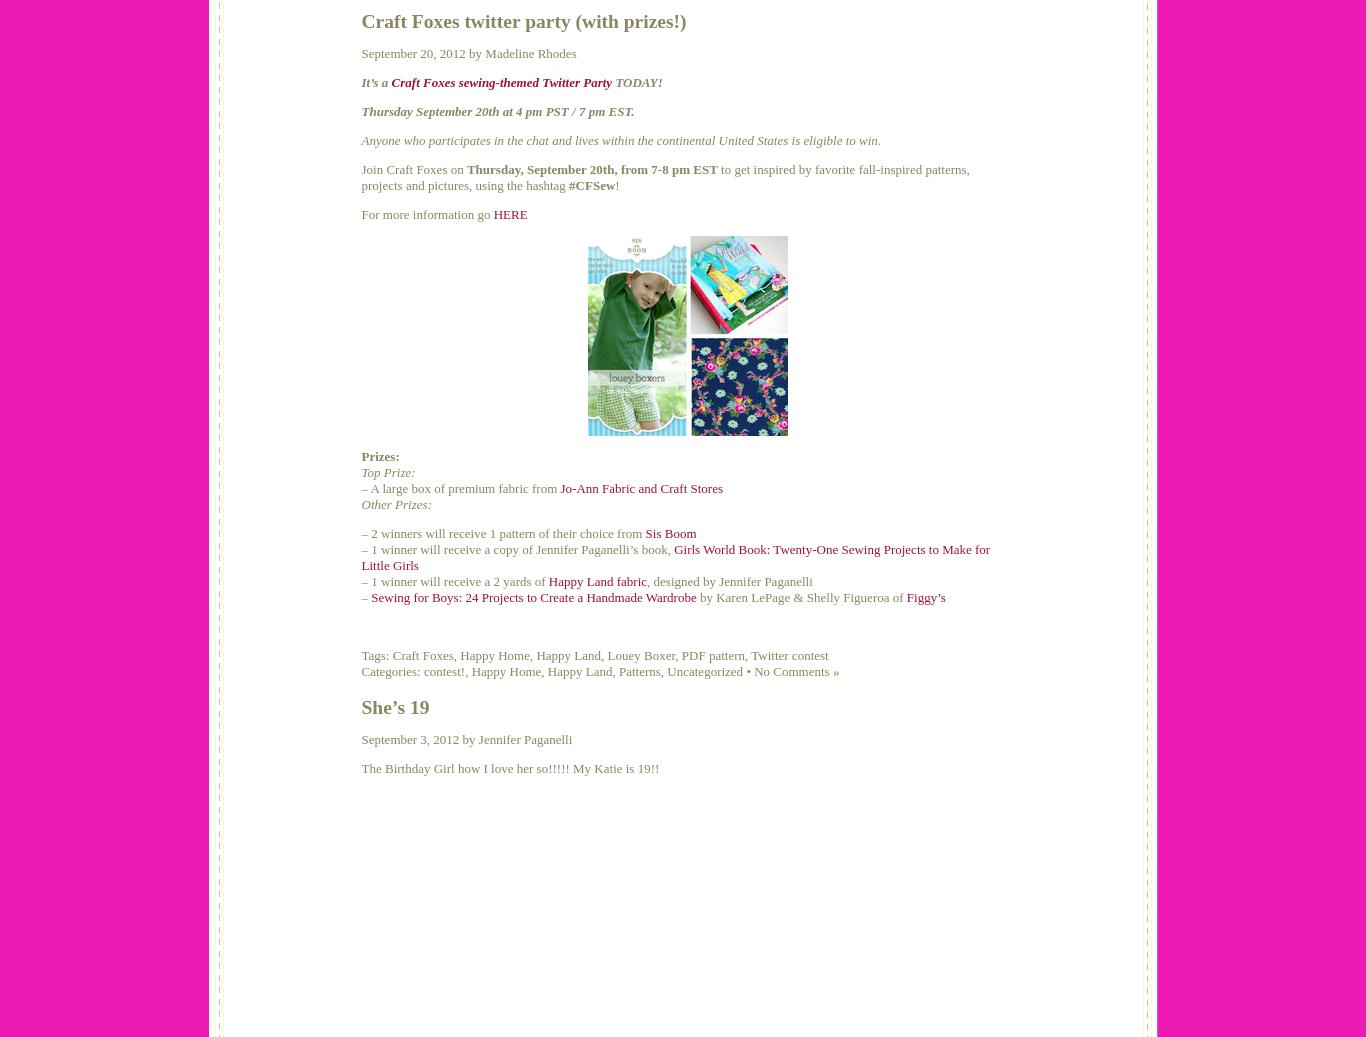 This screenshot has width=1366, height=1037. What do you see at coordinates (468, 52) in the screenshot?
I see `'September 20, 2012 by Madeline Rhodes'` at bounding box center [468, 52].